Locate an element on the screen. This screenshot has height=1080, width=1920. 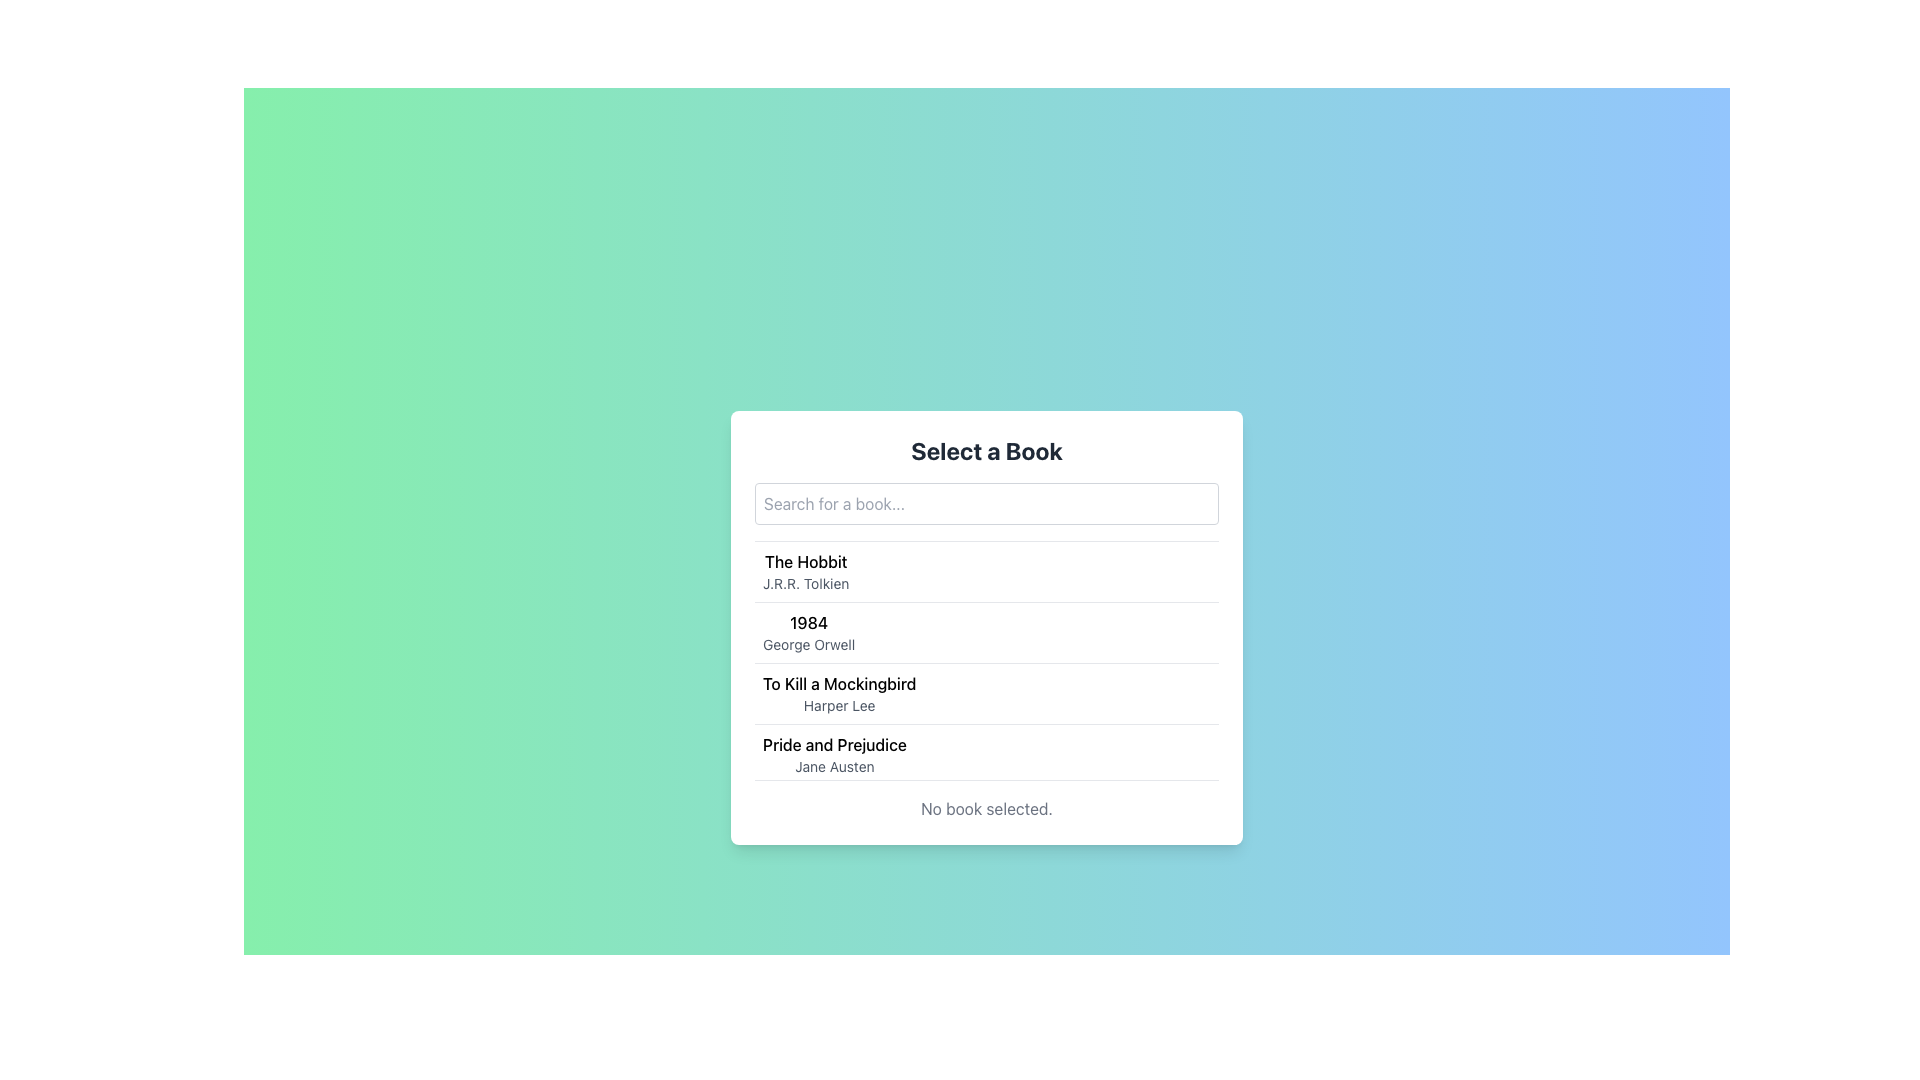
the text label 'The Hobbit' which is the topmost element in a vertical list of book titles, serving as a reference point for selecting the associated list item is located at coordinates (806, 562).